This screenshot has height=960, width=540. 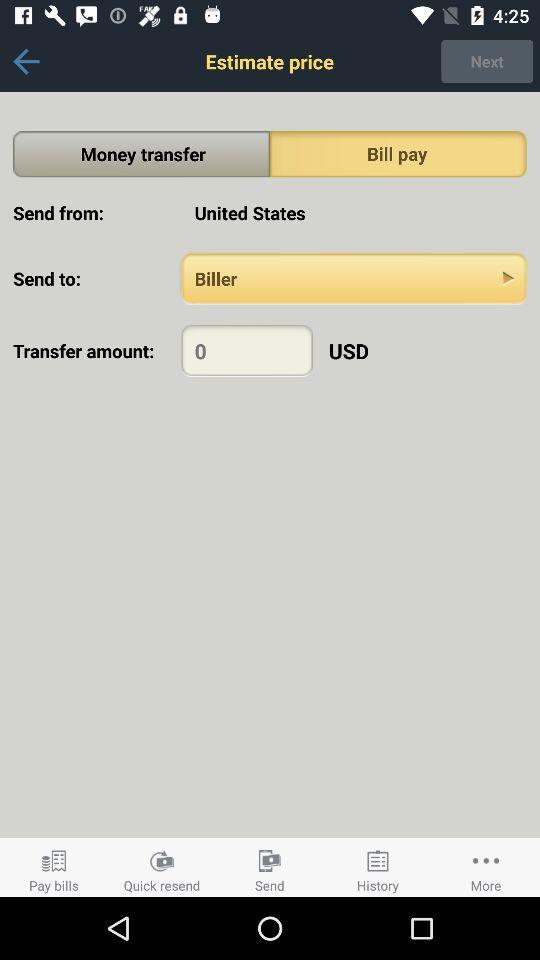 What do you see at coordinates (353, 213) in the screenshot?
I see `the united states item` at bounding box center [353, 213].